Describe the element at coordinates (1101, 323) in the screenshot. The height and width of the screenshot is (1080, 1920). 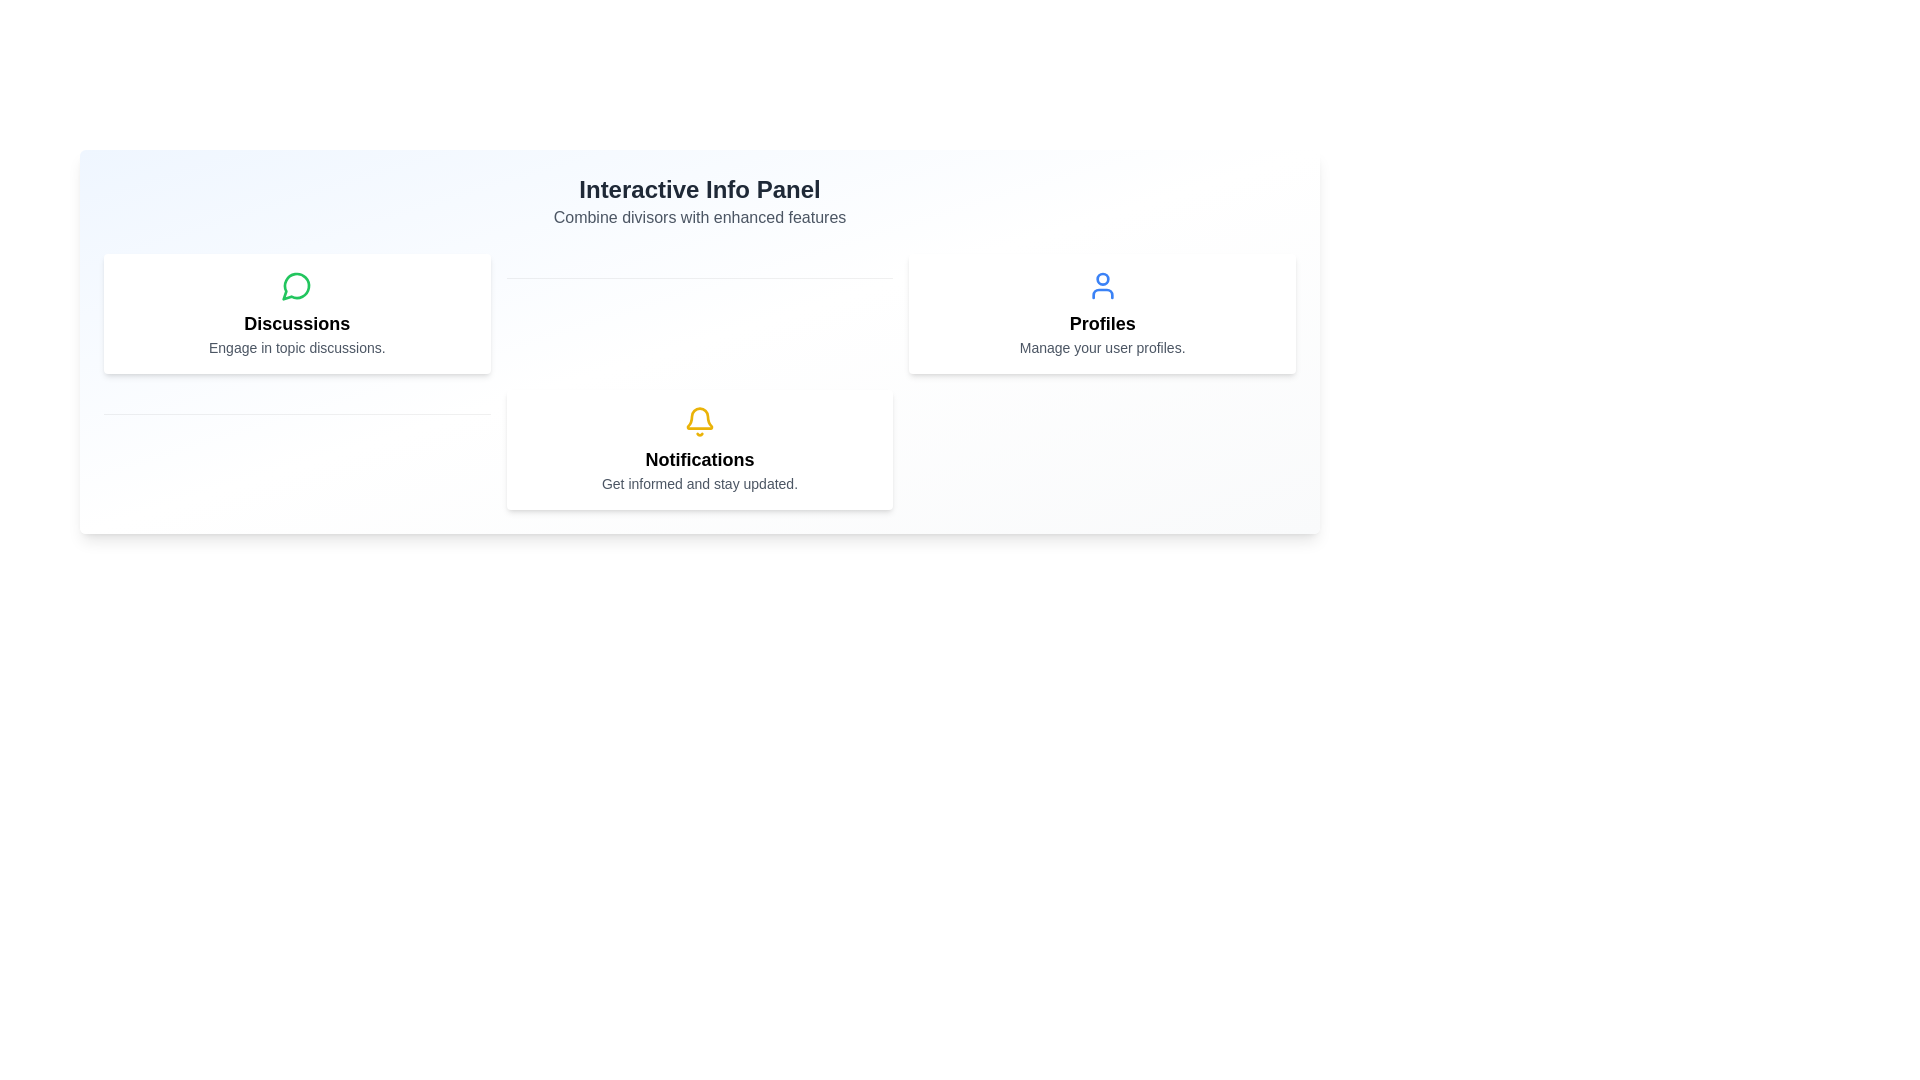
I see `header text indicating the purpose of the 'Profiles' section, positioned below the user profile icon and above the text 'Manage your user profiles.'` at that location.